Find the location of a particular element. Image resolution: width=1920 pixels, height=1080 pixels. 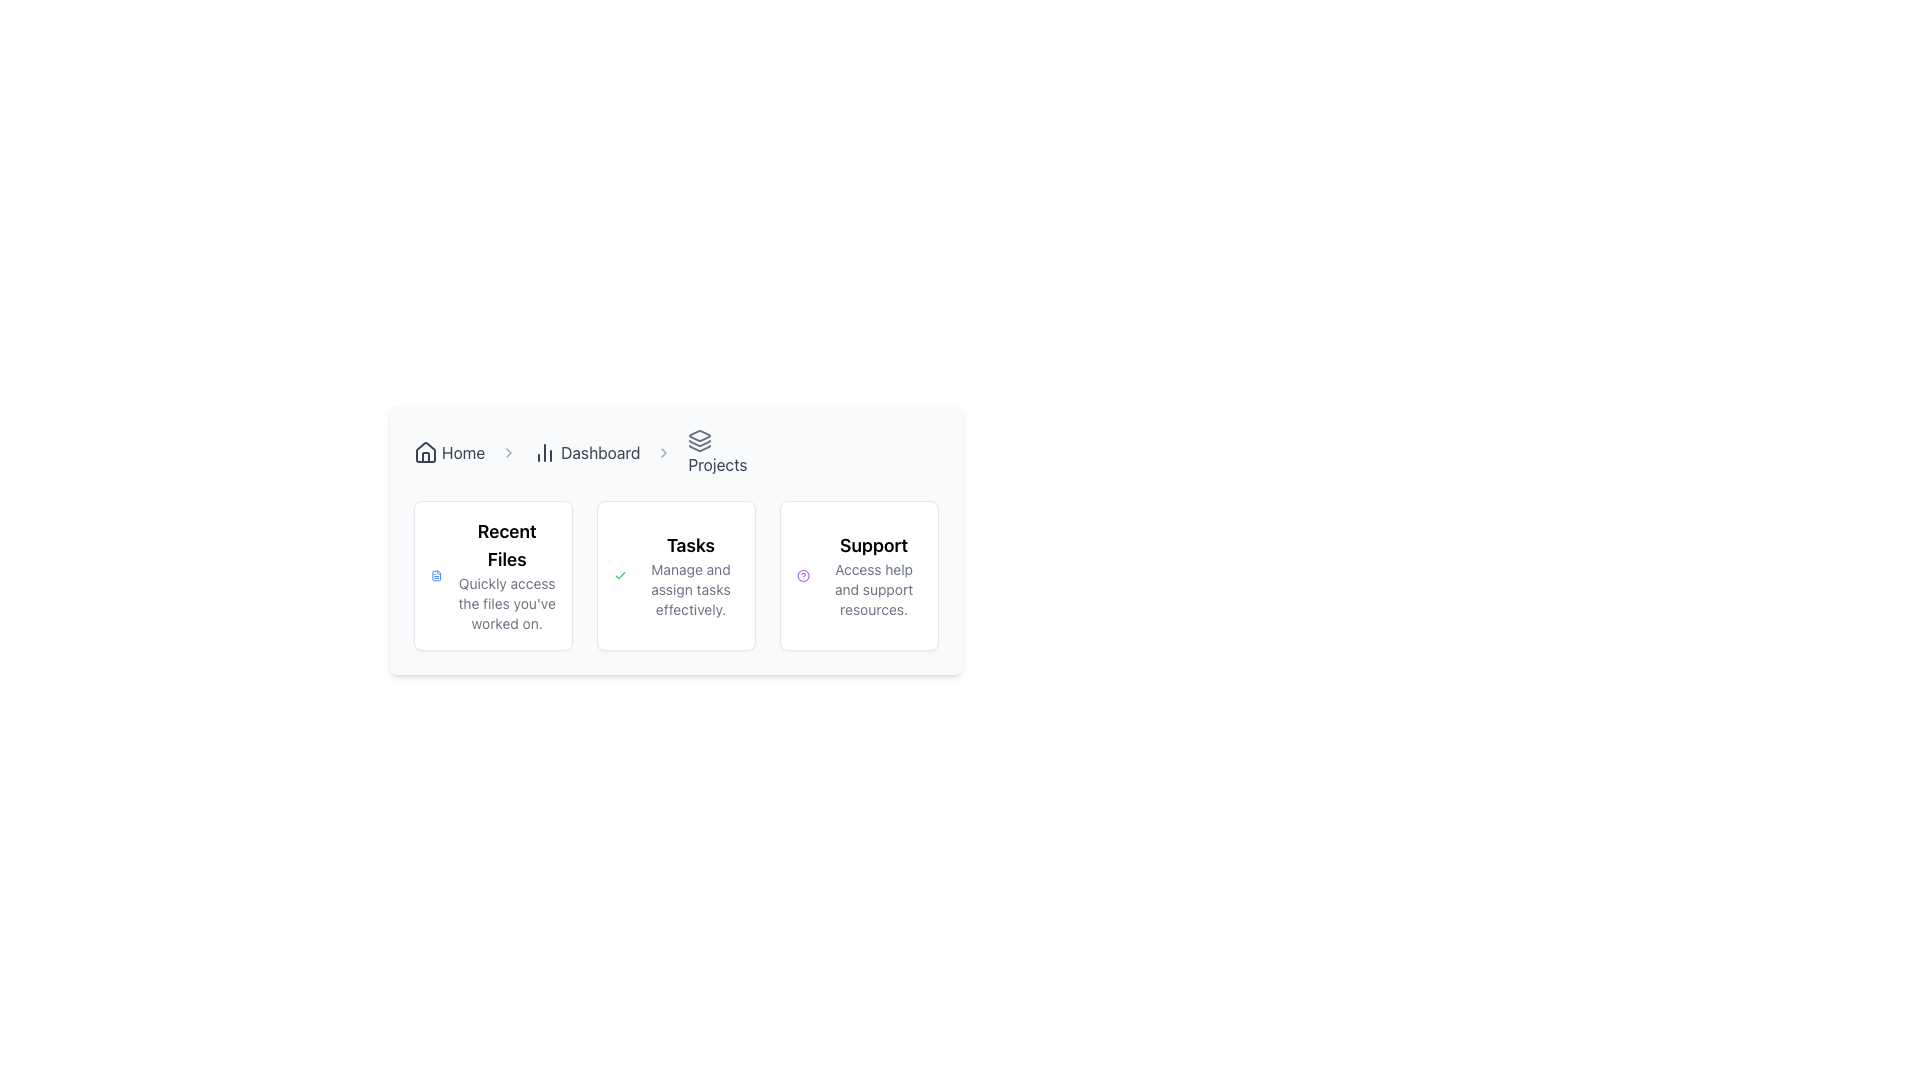

the text label displaying 'Tasks', which is styled as a bold heading and located at the top of the middle card in a three-card layout is located at coordinates (691, 546).